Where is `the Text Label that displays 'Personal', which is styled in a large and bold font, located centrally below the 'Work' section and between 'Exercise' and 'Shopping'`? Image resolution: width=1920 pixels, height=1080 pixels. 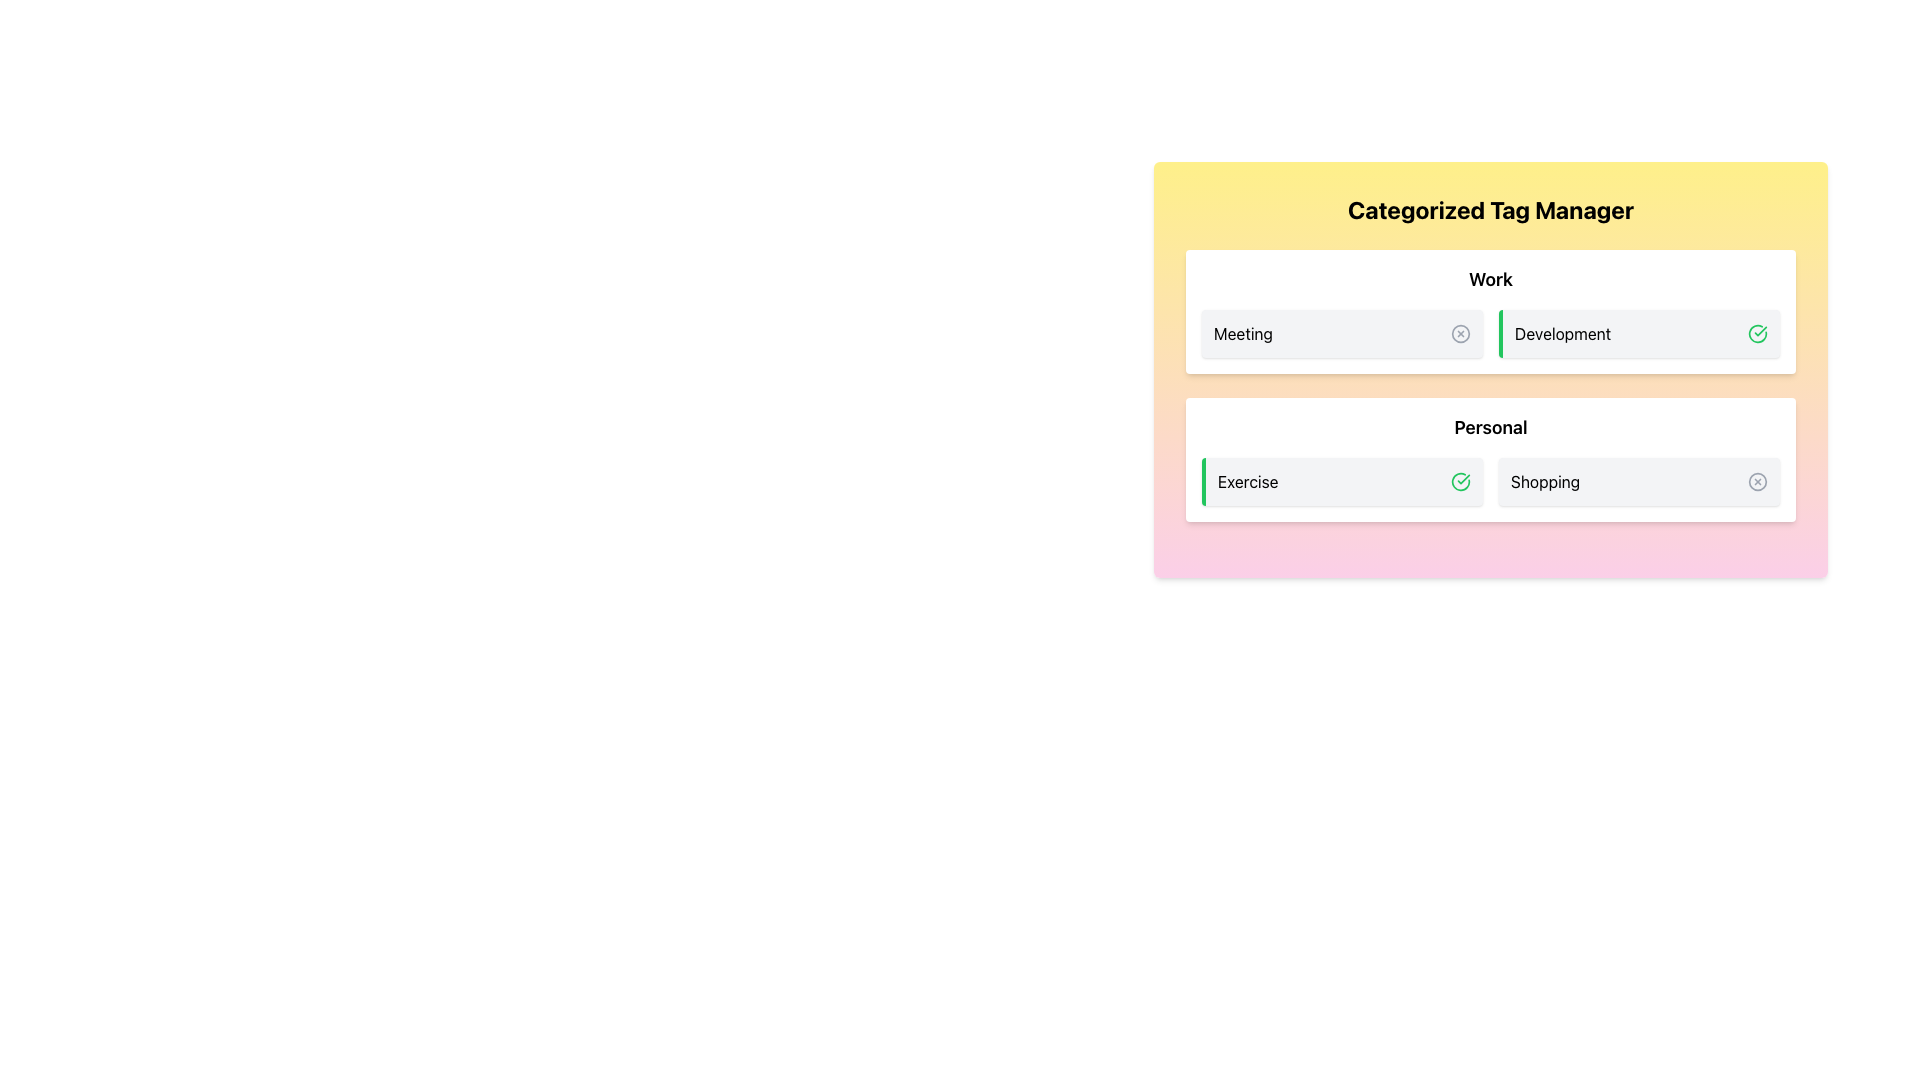
the Text Label that displays 'Personal', which is styled in a large and bold font, located centrally below the 'Work' section and between 'Exercise' and 'Shopping' is located at coordinates (1491, 427).